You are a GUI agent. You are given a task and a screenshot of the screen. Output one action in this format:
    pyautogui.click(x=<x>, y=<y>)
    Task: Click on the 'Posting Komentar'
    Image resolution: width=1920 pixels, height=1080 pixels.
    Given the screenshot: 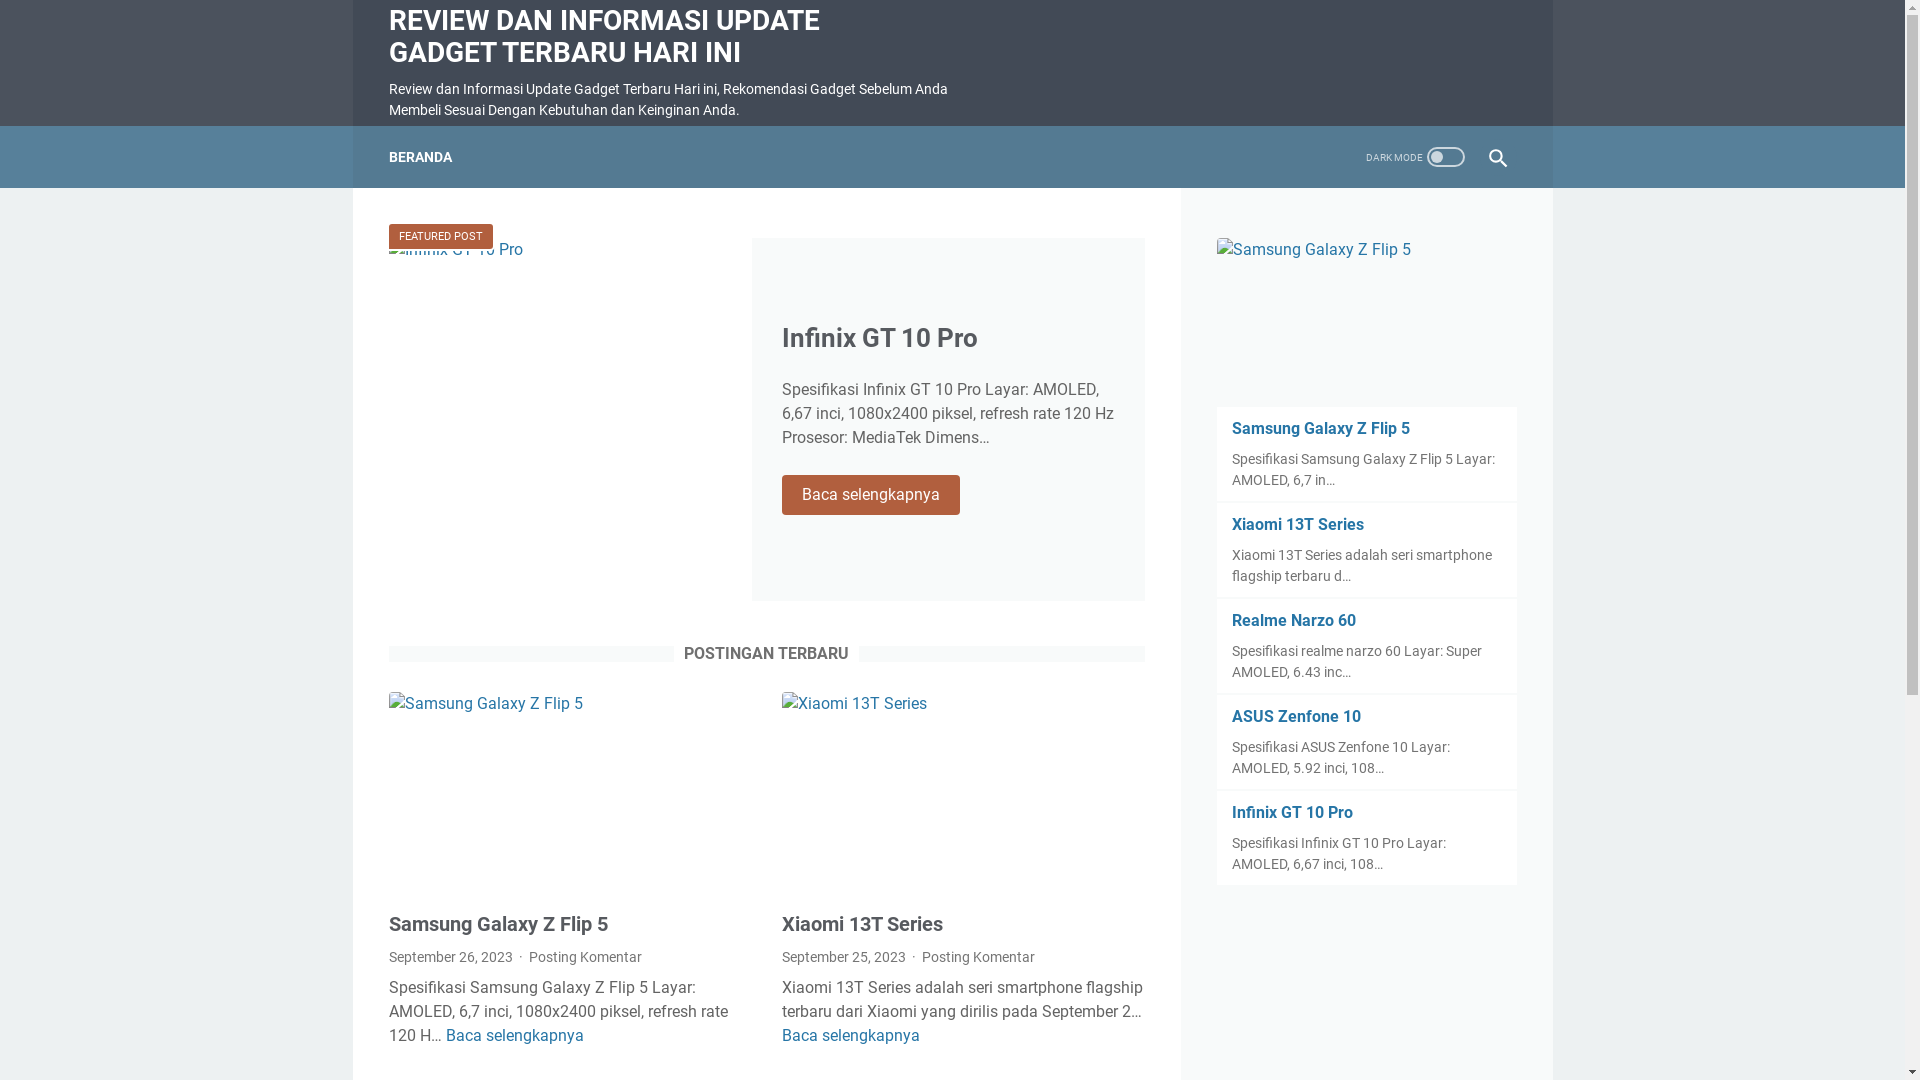 What is the action you would take?
    pyautogui.click(x=528, y=955)
    